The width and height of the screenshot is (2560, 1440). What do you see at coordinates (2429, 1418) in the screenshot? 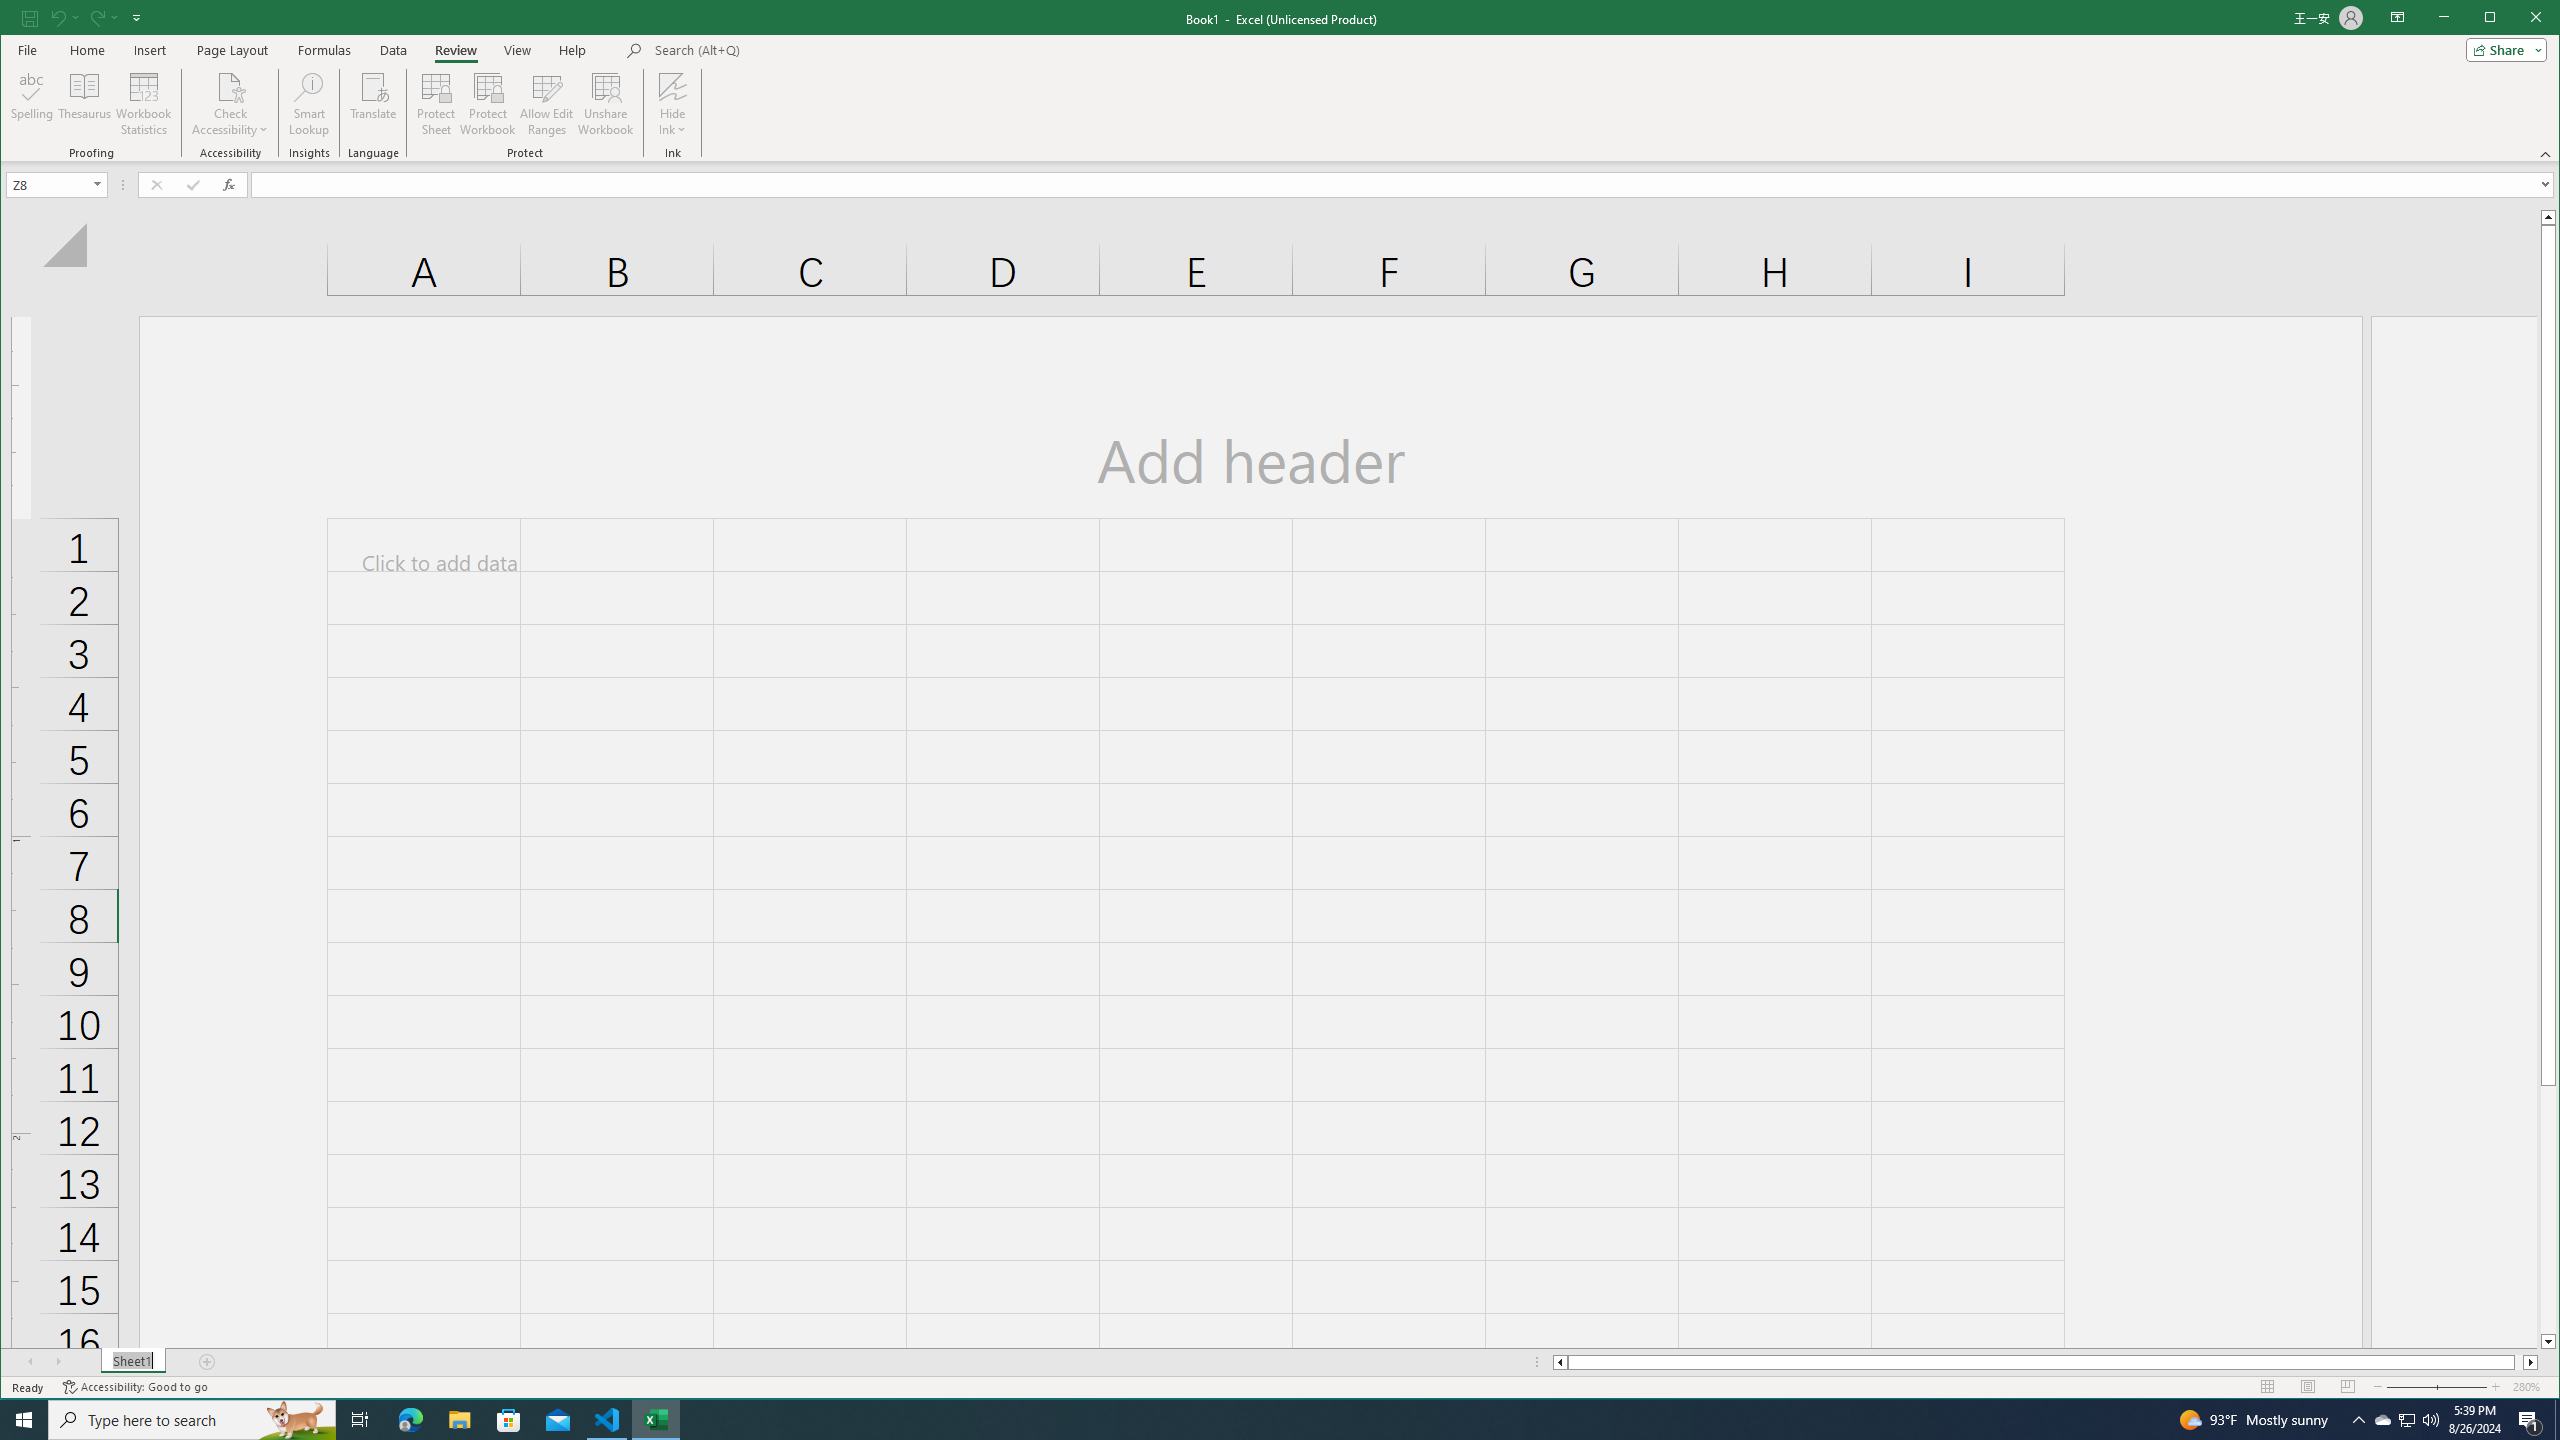
I see `'Q2790: 100%'` at bounding box center [2429, 1418].